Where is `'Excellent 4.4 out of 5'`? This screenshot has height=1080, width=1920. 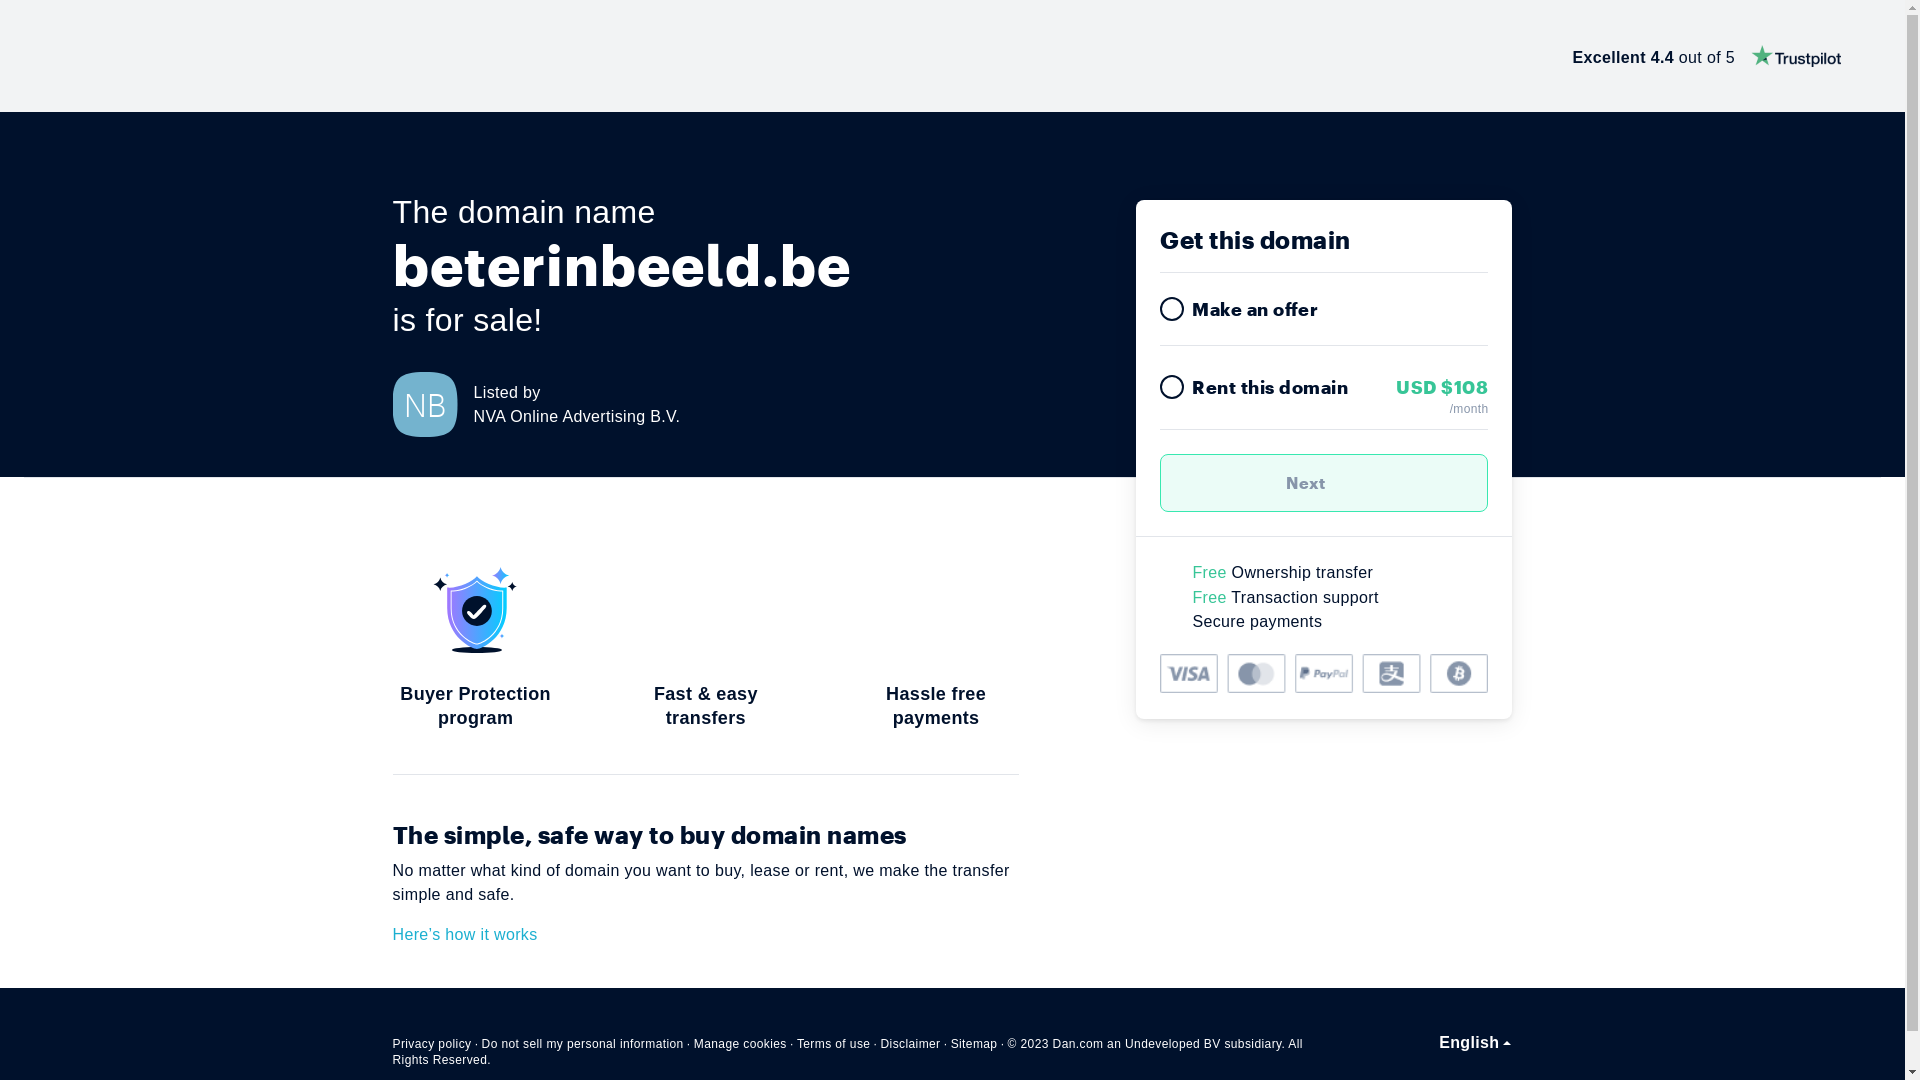 'Excellent 4.4 out of 5' is located at coordinates (1706, 55).